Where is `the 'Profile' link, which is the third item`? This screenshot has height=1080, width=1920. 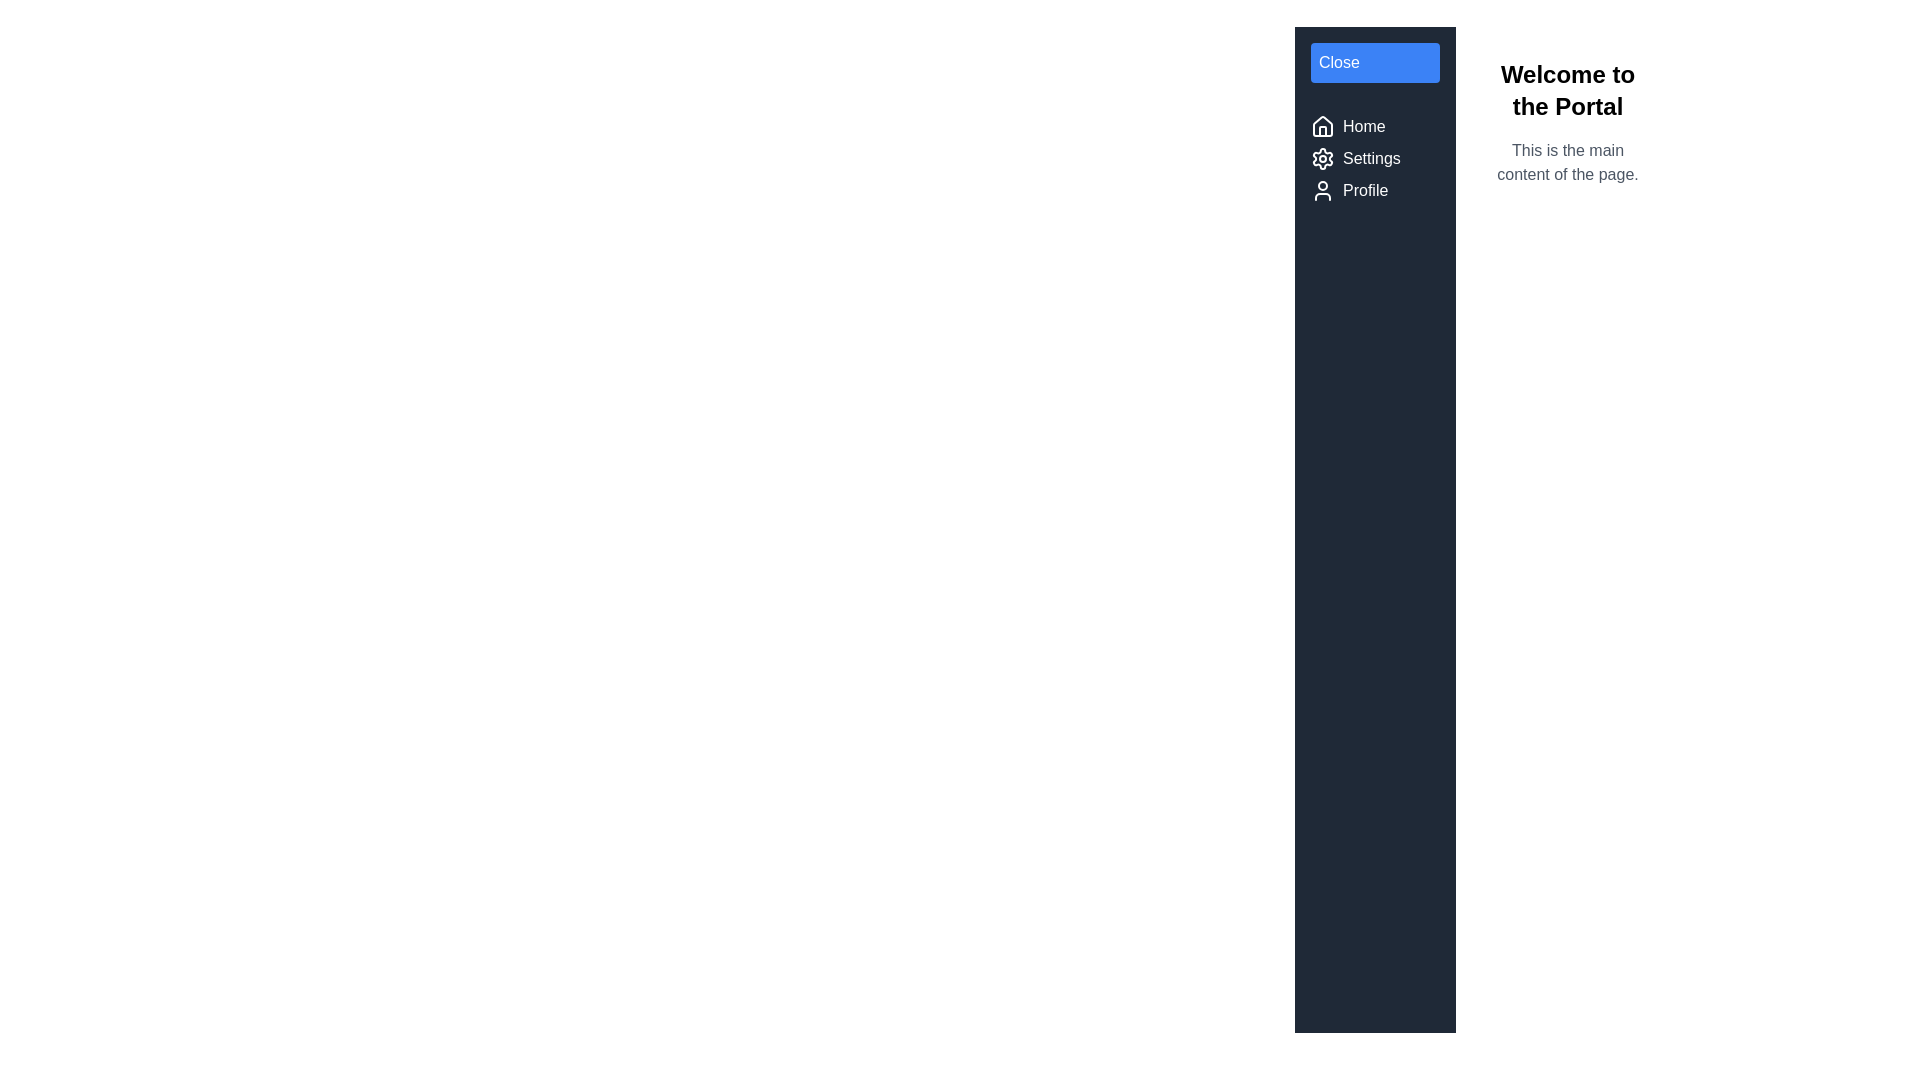
the 'Profile' link, which is the third item is located at coordinates (1373, 191).